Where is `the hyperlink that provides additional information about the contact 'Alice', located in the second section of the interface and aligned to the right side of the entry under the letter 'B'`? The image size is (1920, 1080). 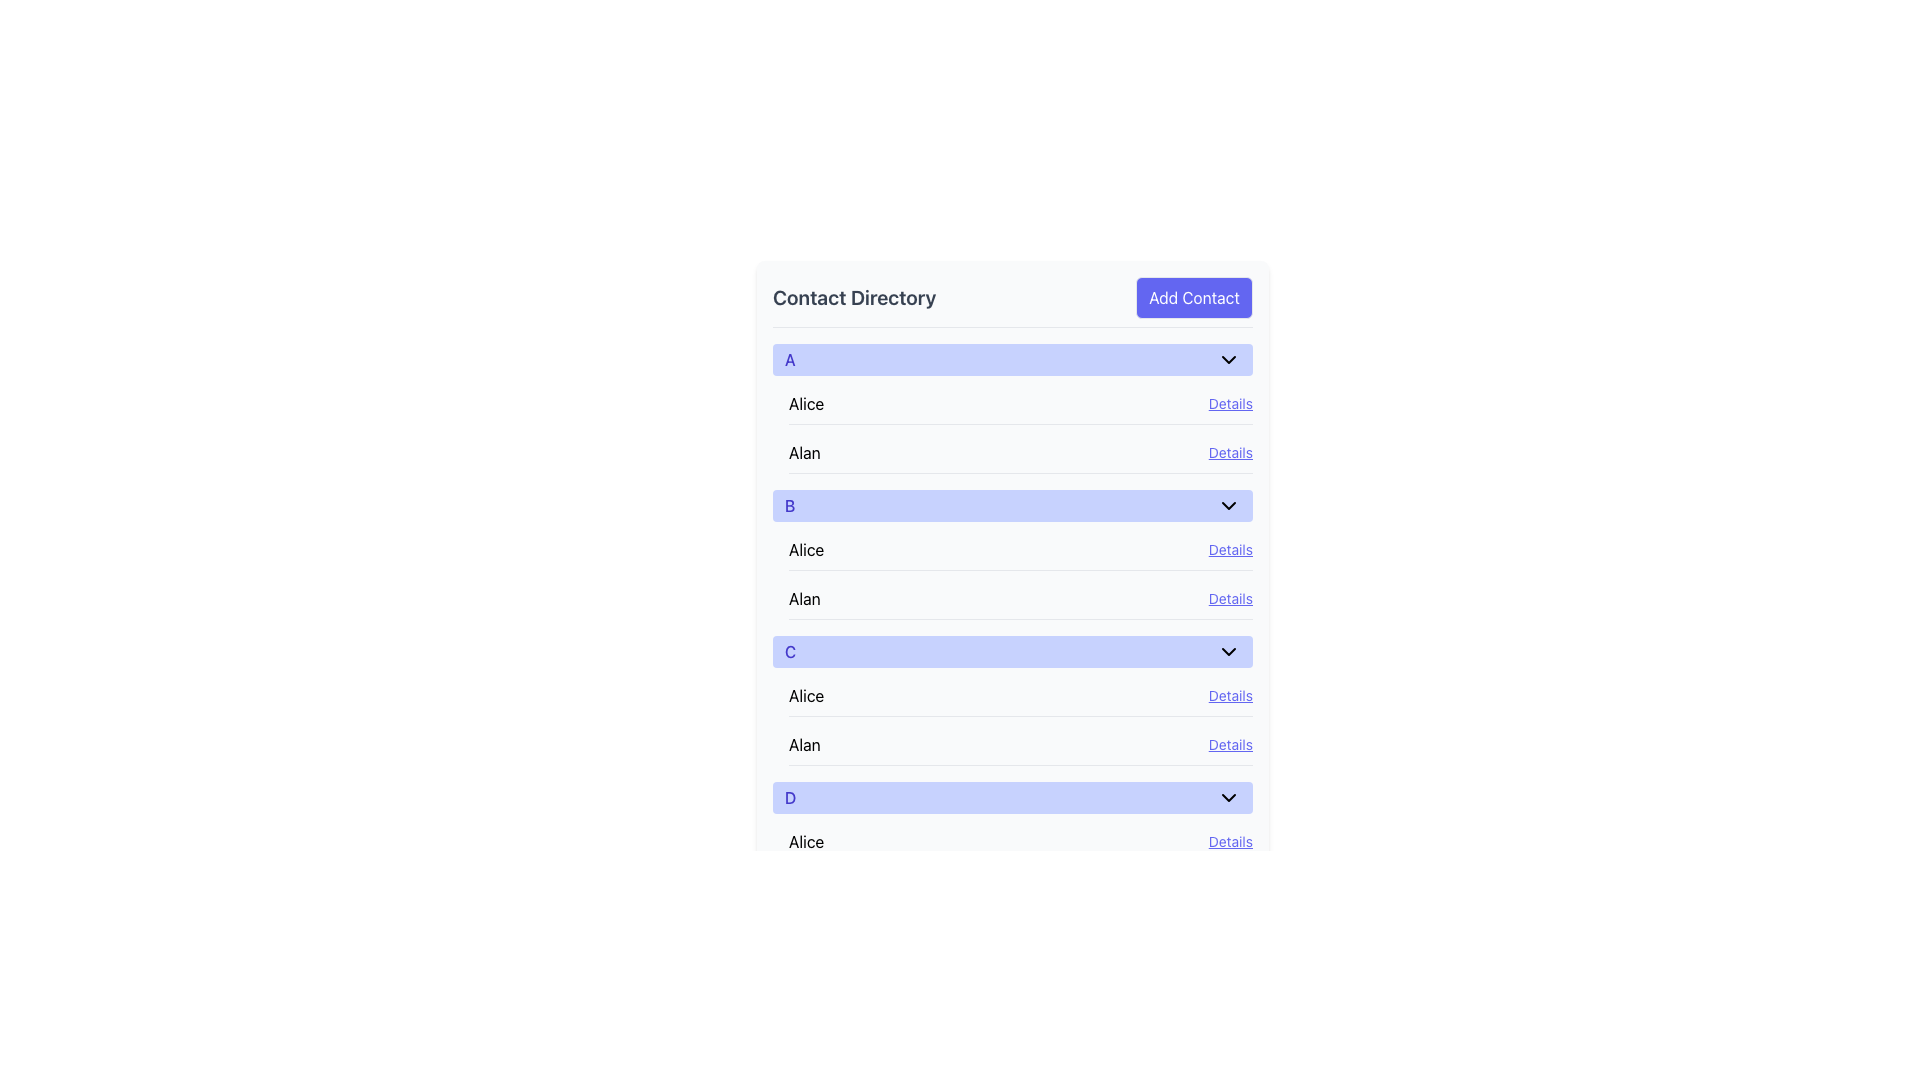 the hyperlink that provides additional information about the contact 'Alice', located in the second section of the interface and aligned to the right side of the entry under the letter 'B' is located at coordinates (1229, 550).